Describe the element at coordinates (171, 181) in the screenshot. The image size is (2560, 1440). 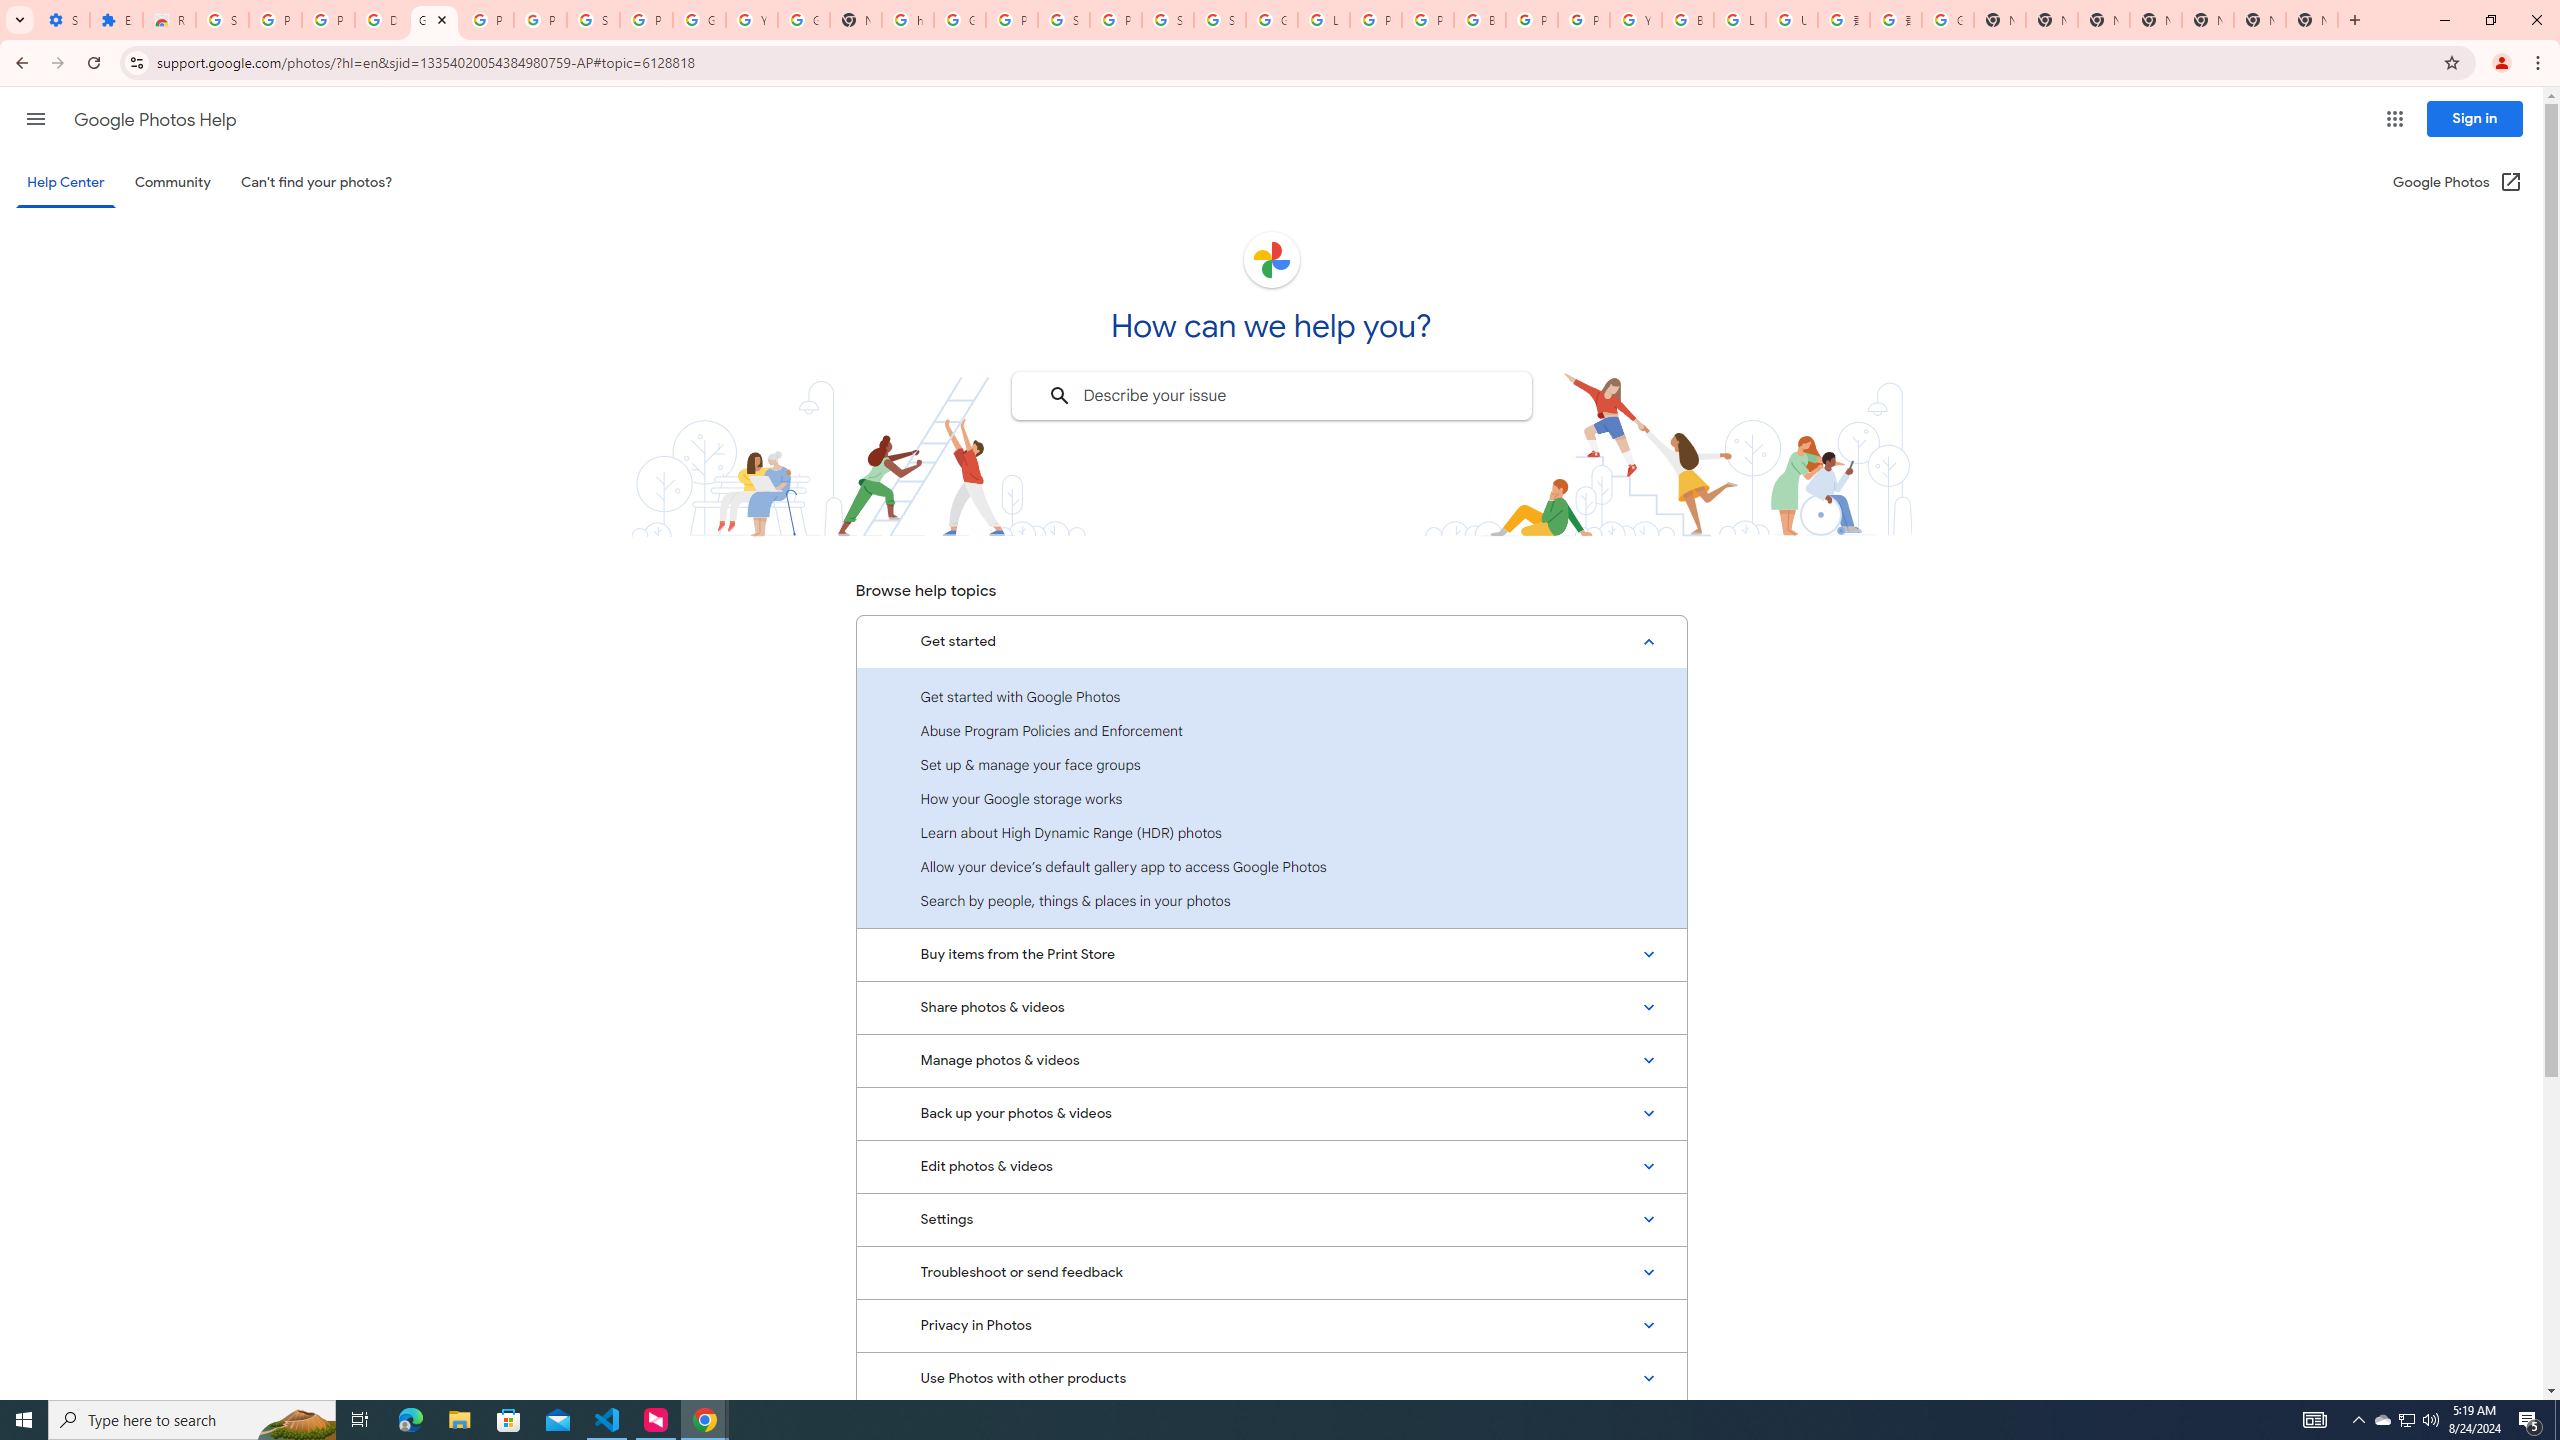
I see `'Community'` at that location.